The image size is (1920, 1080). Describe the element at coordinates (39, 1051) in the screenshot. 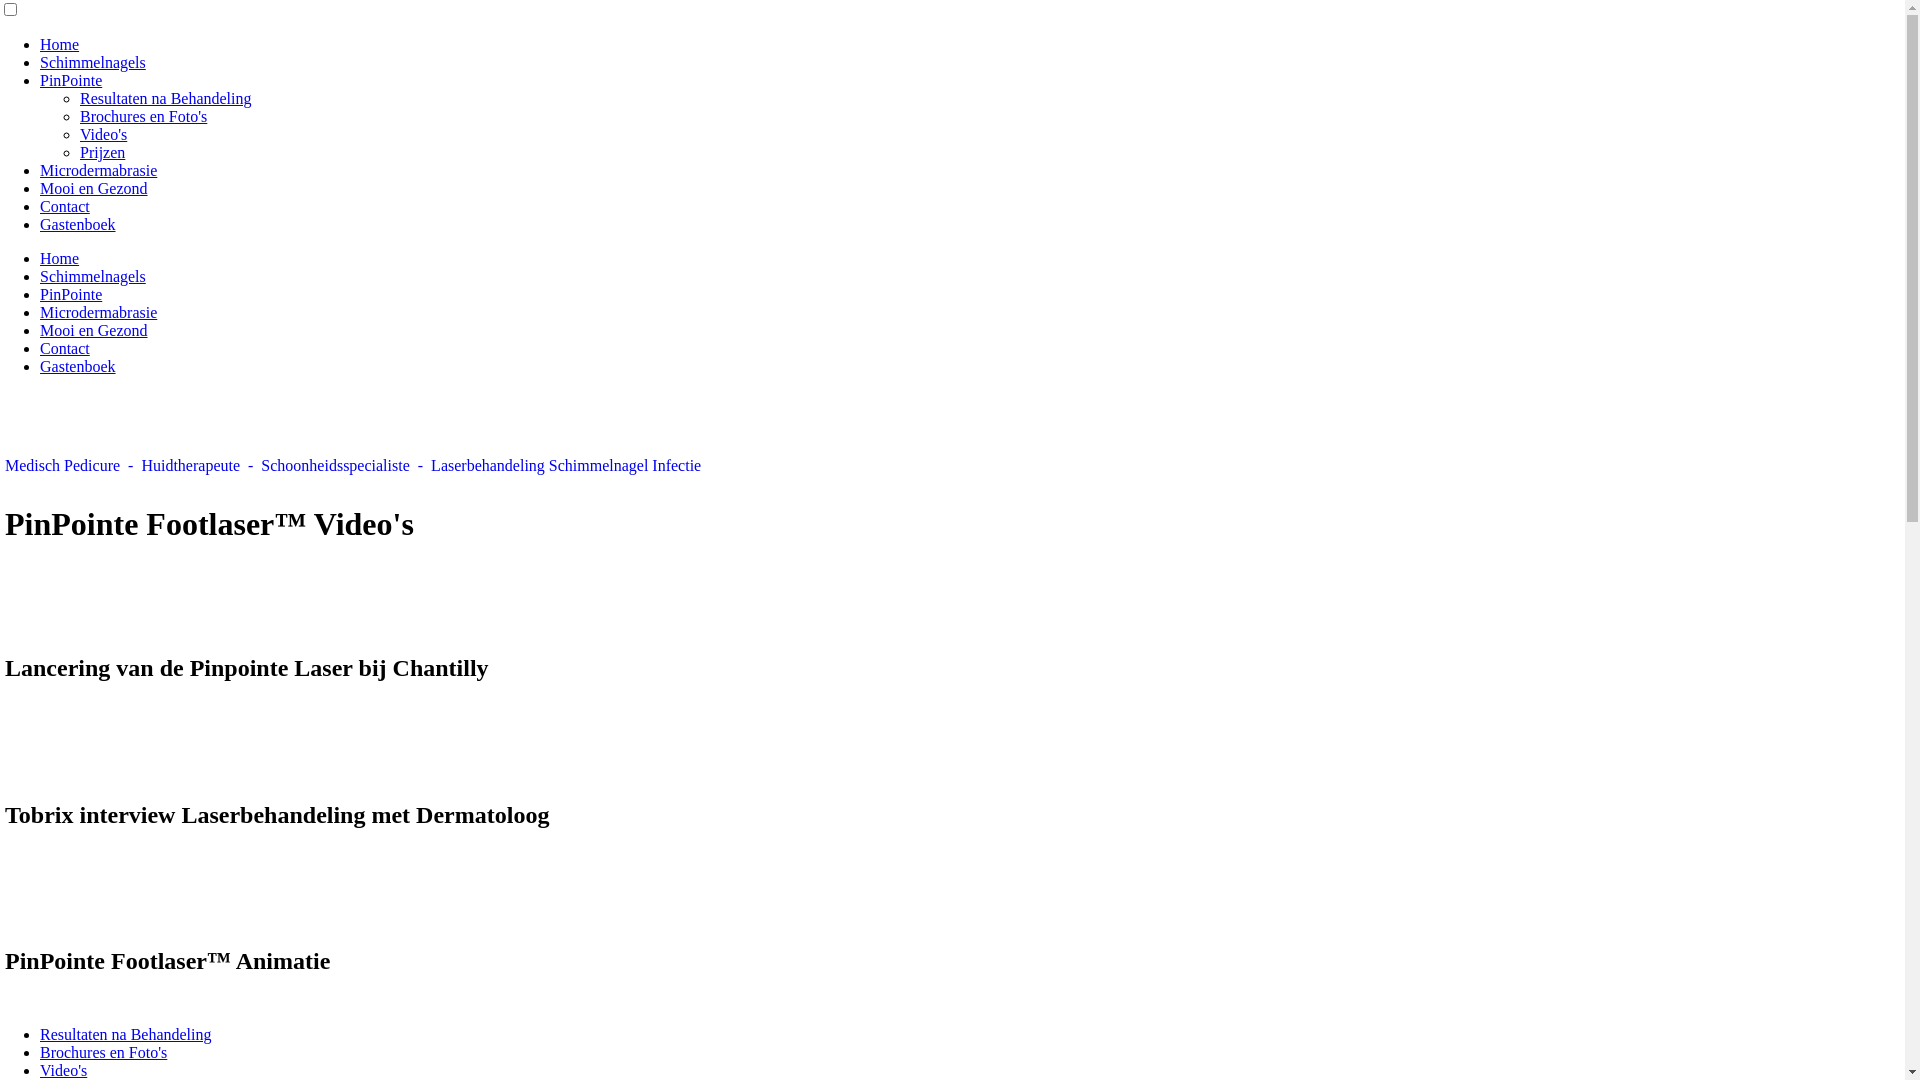

I see `'Brochures en Foto's'` at that location.